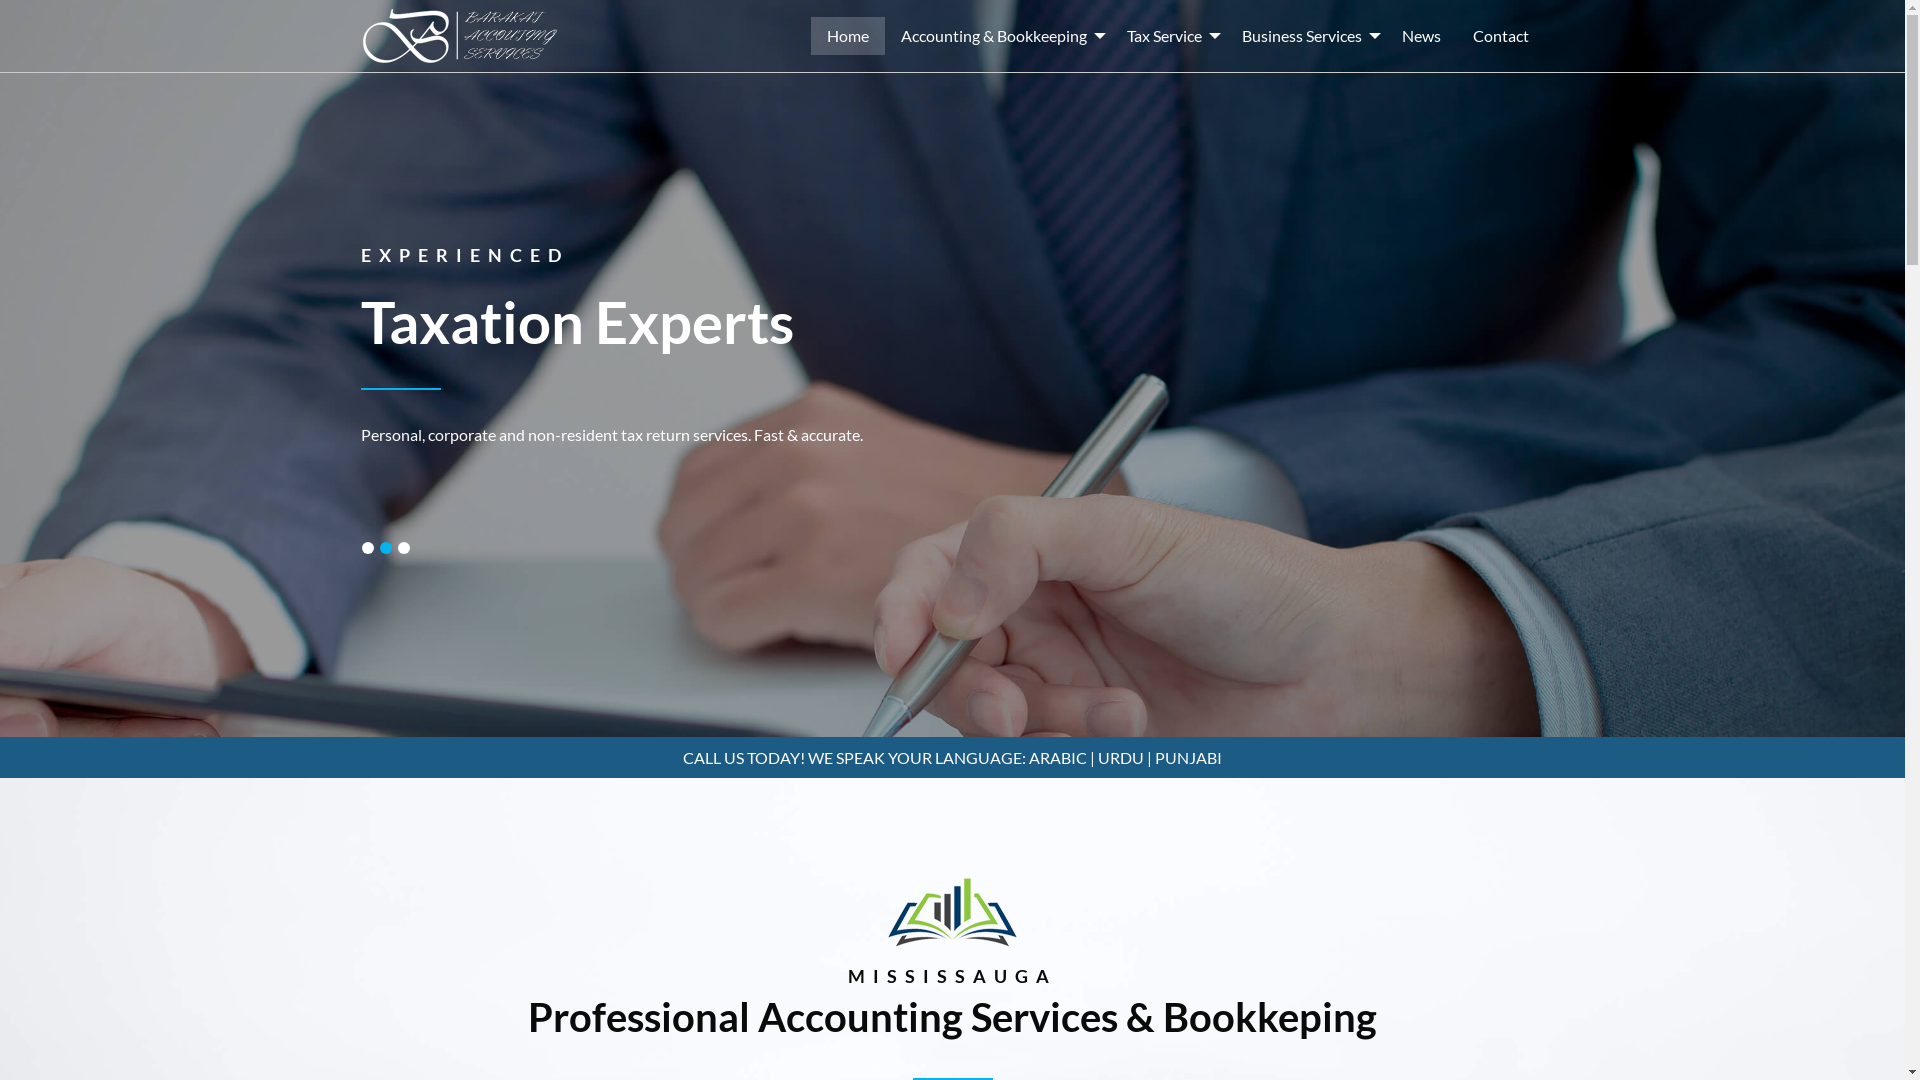 The width and height of the screenshot is (1920, 1080). Describe the element at coordinates (997, 35) in the screenshot. I see `'Accounting & Bookkeeping'` at that location.